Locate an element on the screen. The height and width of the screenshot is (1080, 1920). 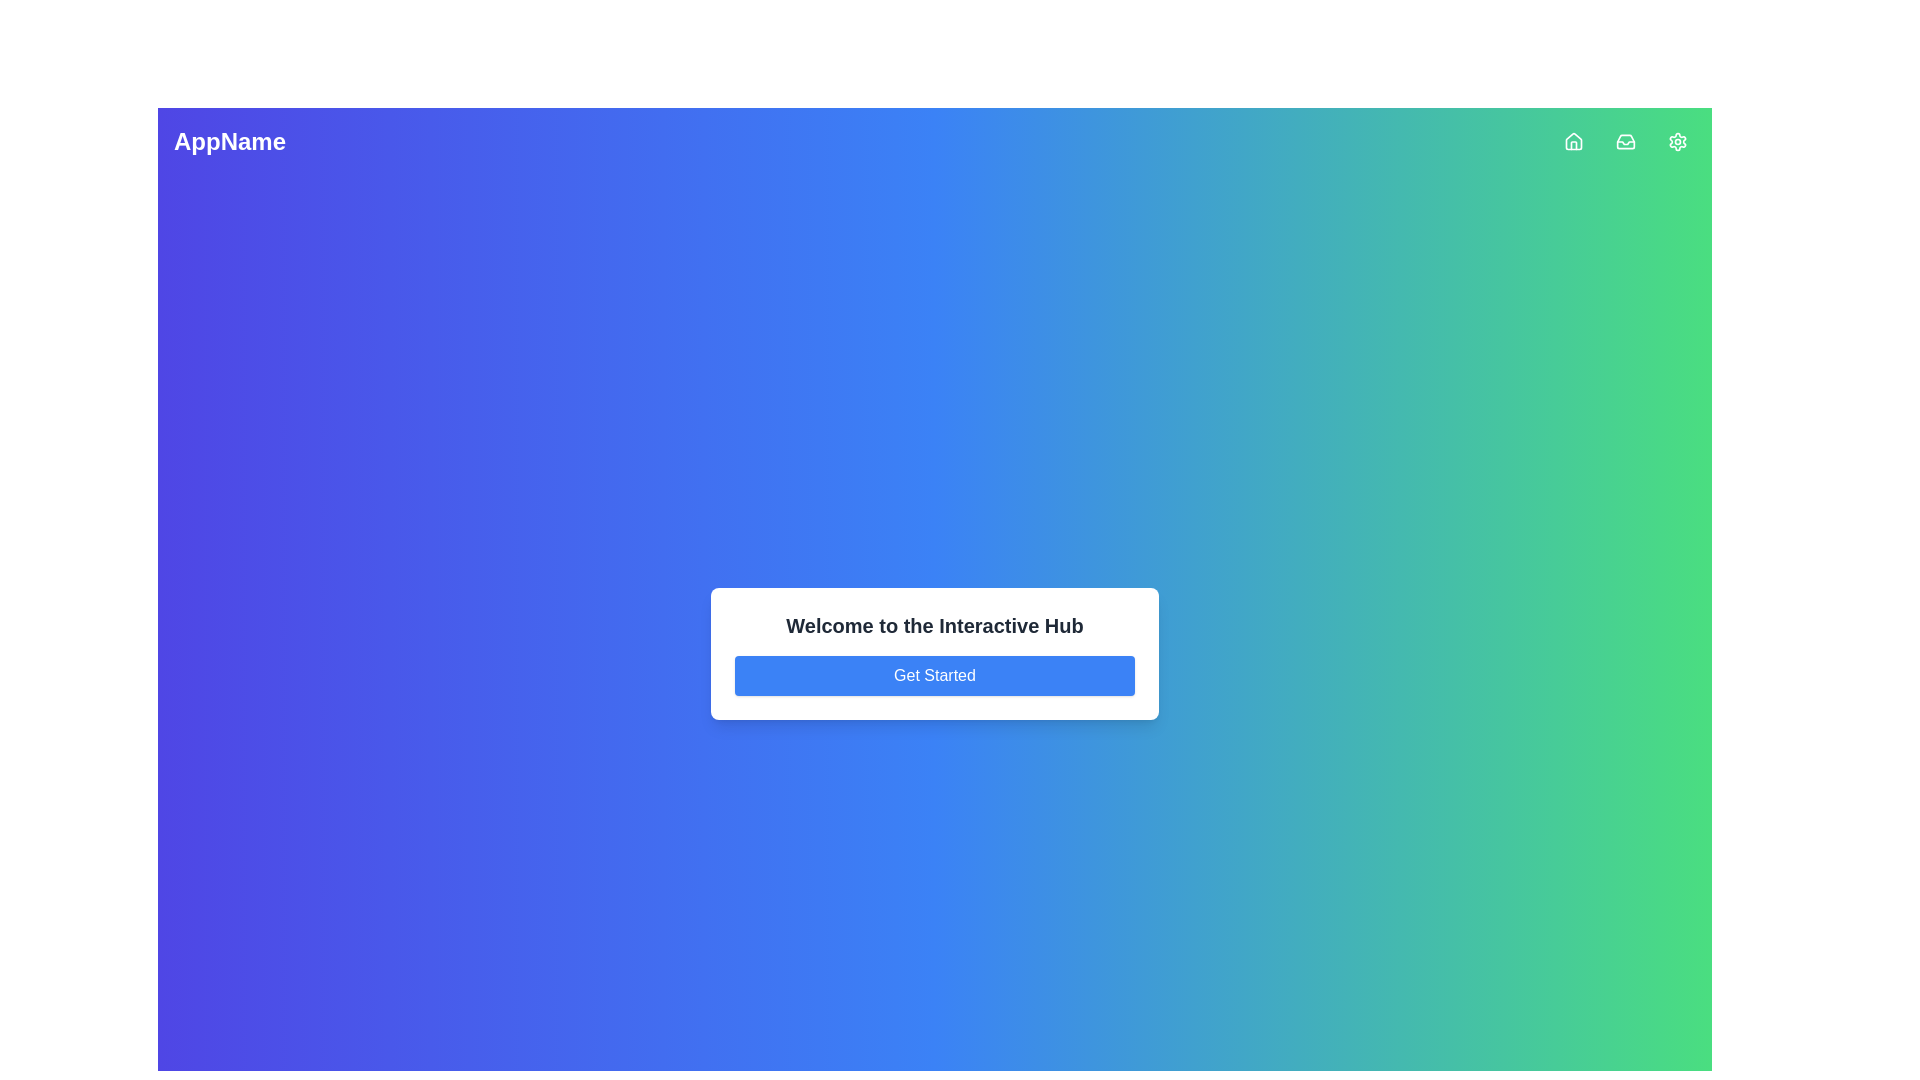
the title text element displaying 'Welcome to the Interactive Hub', which is bold and large against a white background is located at coordinates (934, 624).